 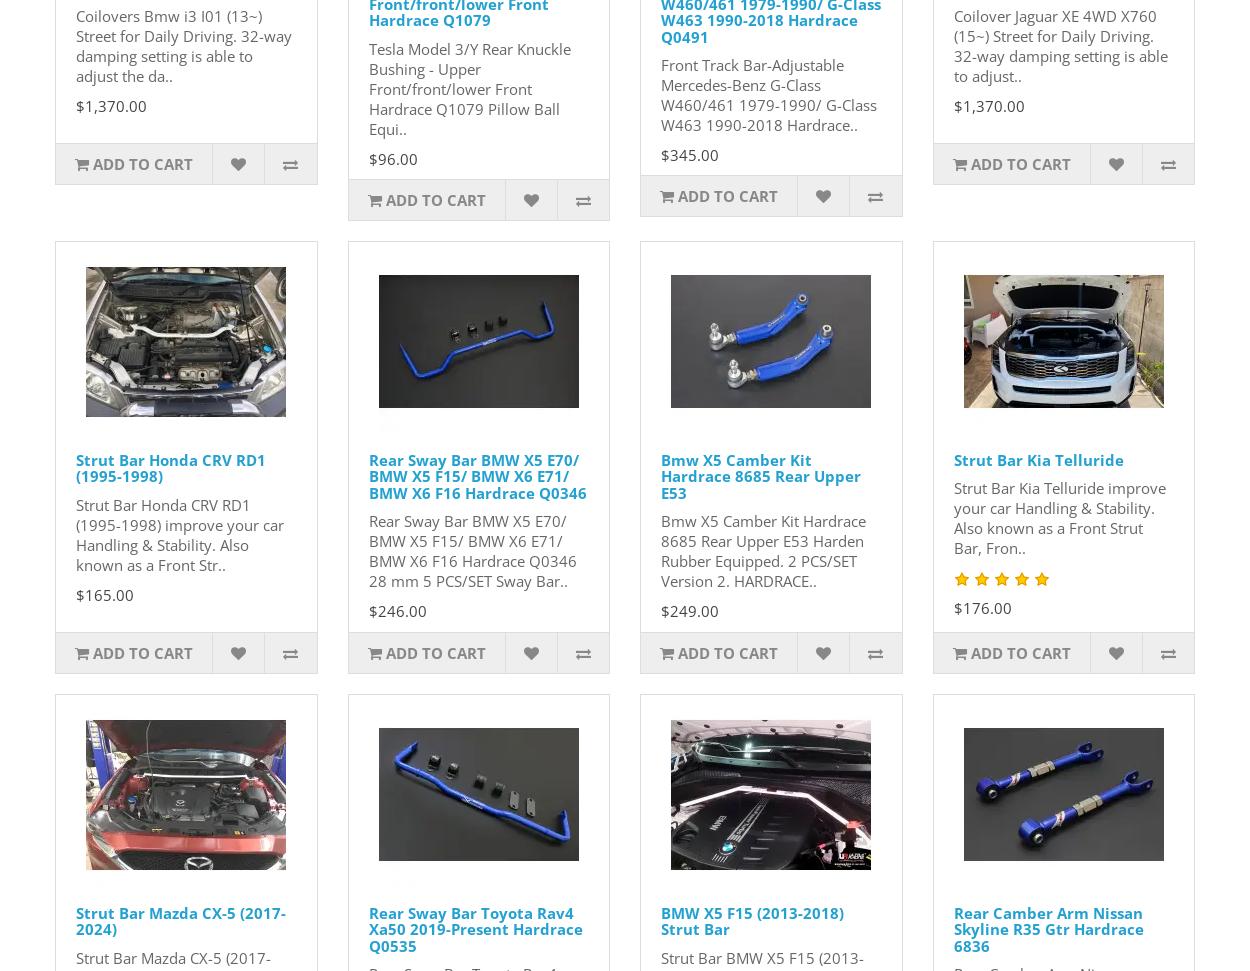 I want to click on 'Strut Bar Kia Telluride', so click(x=1038, y=458).